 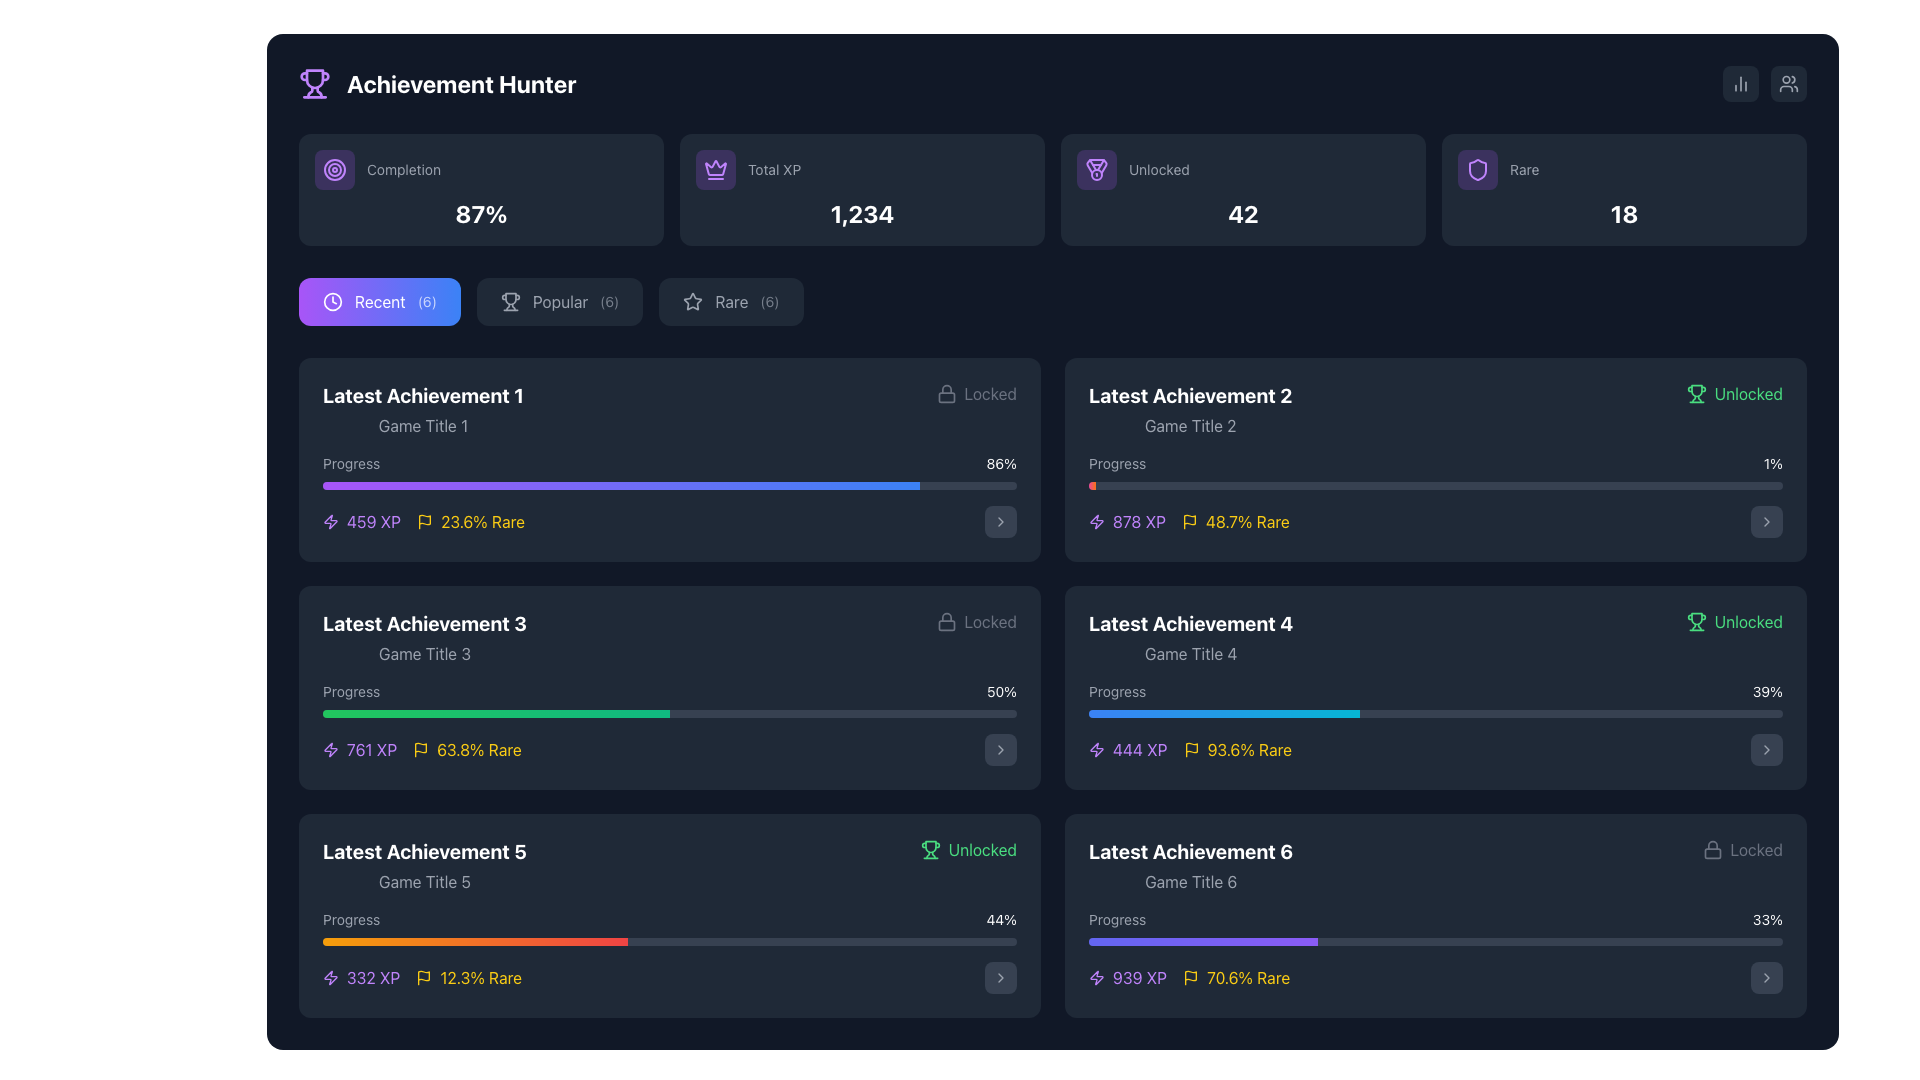 What do you see at coordinates (335, 168) in the screenshot?
I see `the non-interactive decorative SVG circle located in the top-left section of the interface` at bounding box center [335, 168].